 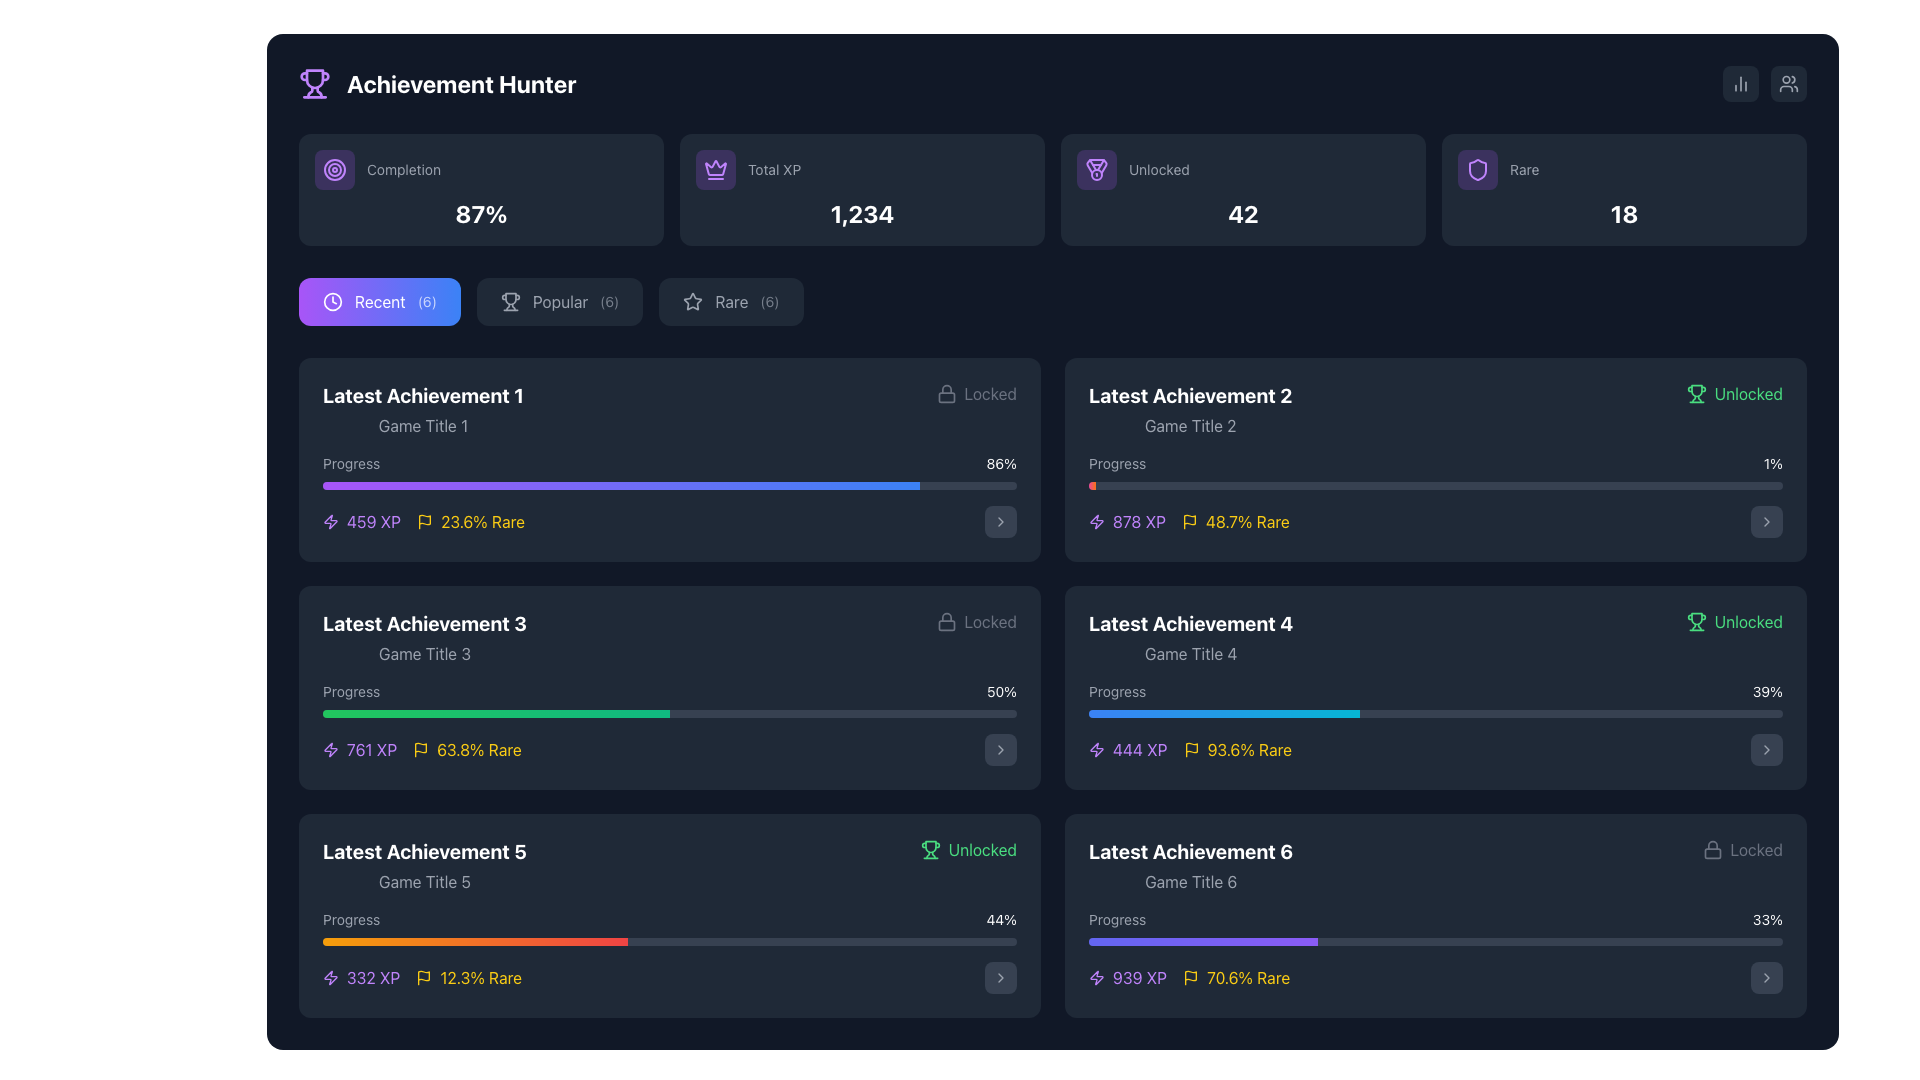 What do you see at coordinates (335, 168) in the screenshot?
I see `the non-interactive decorative SVG circle located in the top-left section of the interface` at bounding box center [335, 168].